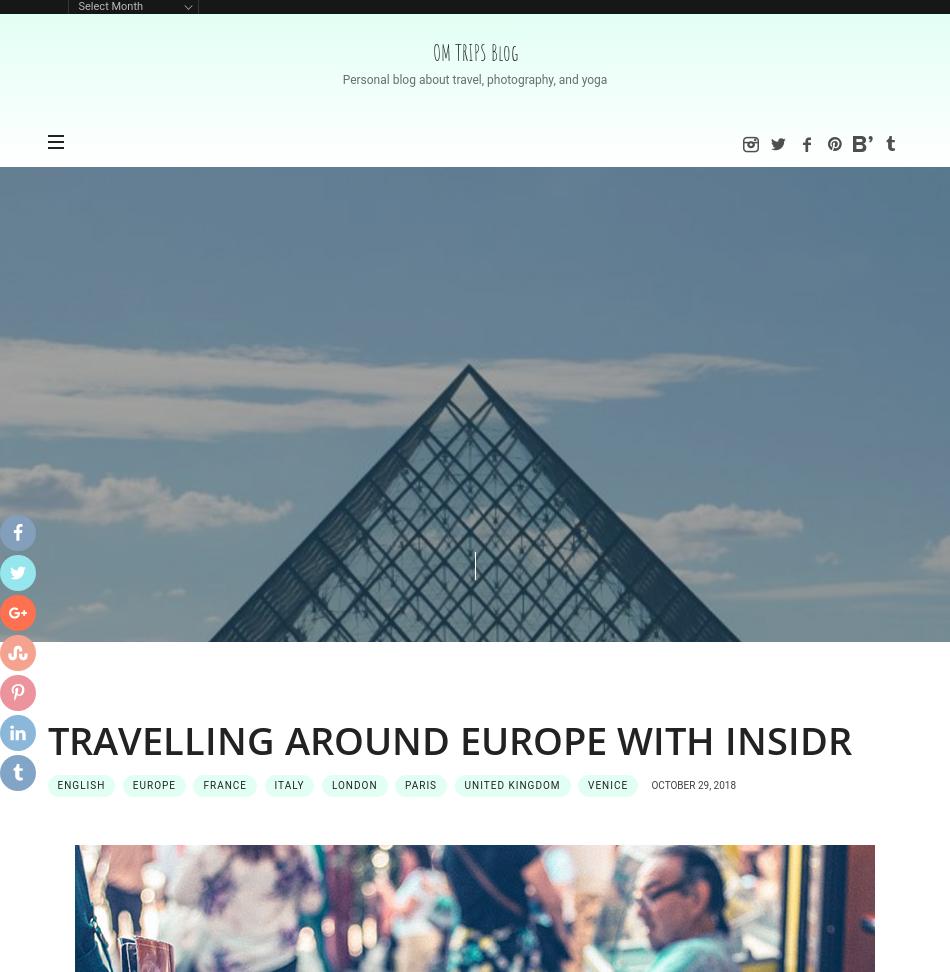 The width and height of the screenshot is (950, 972). Describe the element at coordinates (511, 784) in the screenshot. I see `'United Kingdom'` at that location.